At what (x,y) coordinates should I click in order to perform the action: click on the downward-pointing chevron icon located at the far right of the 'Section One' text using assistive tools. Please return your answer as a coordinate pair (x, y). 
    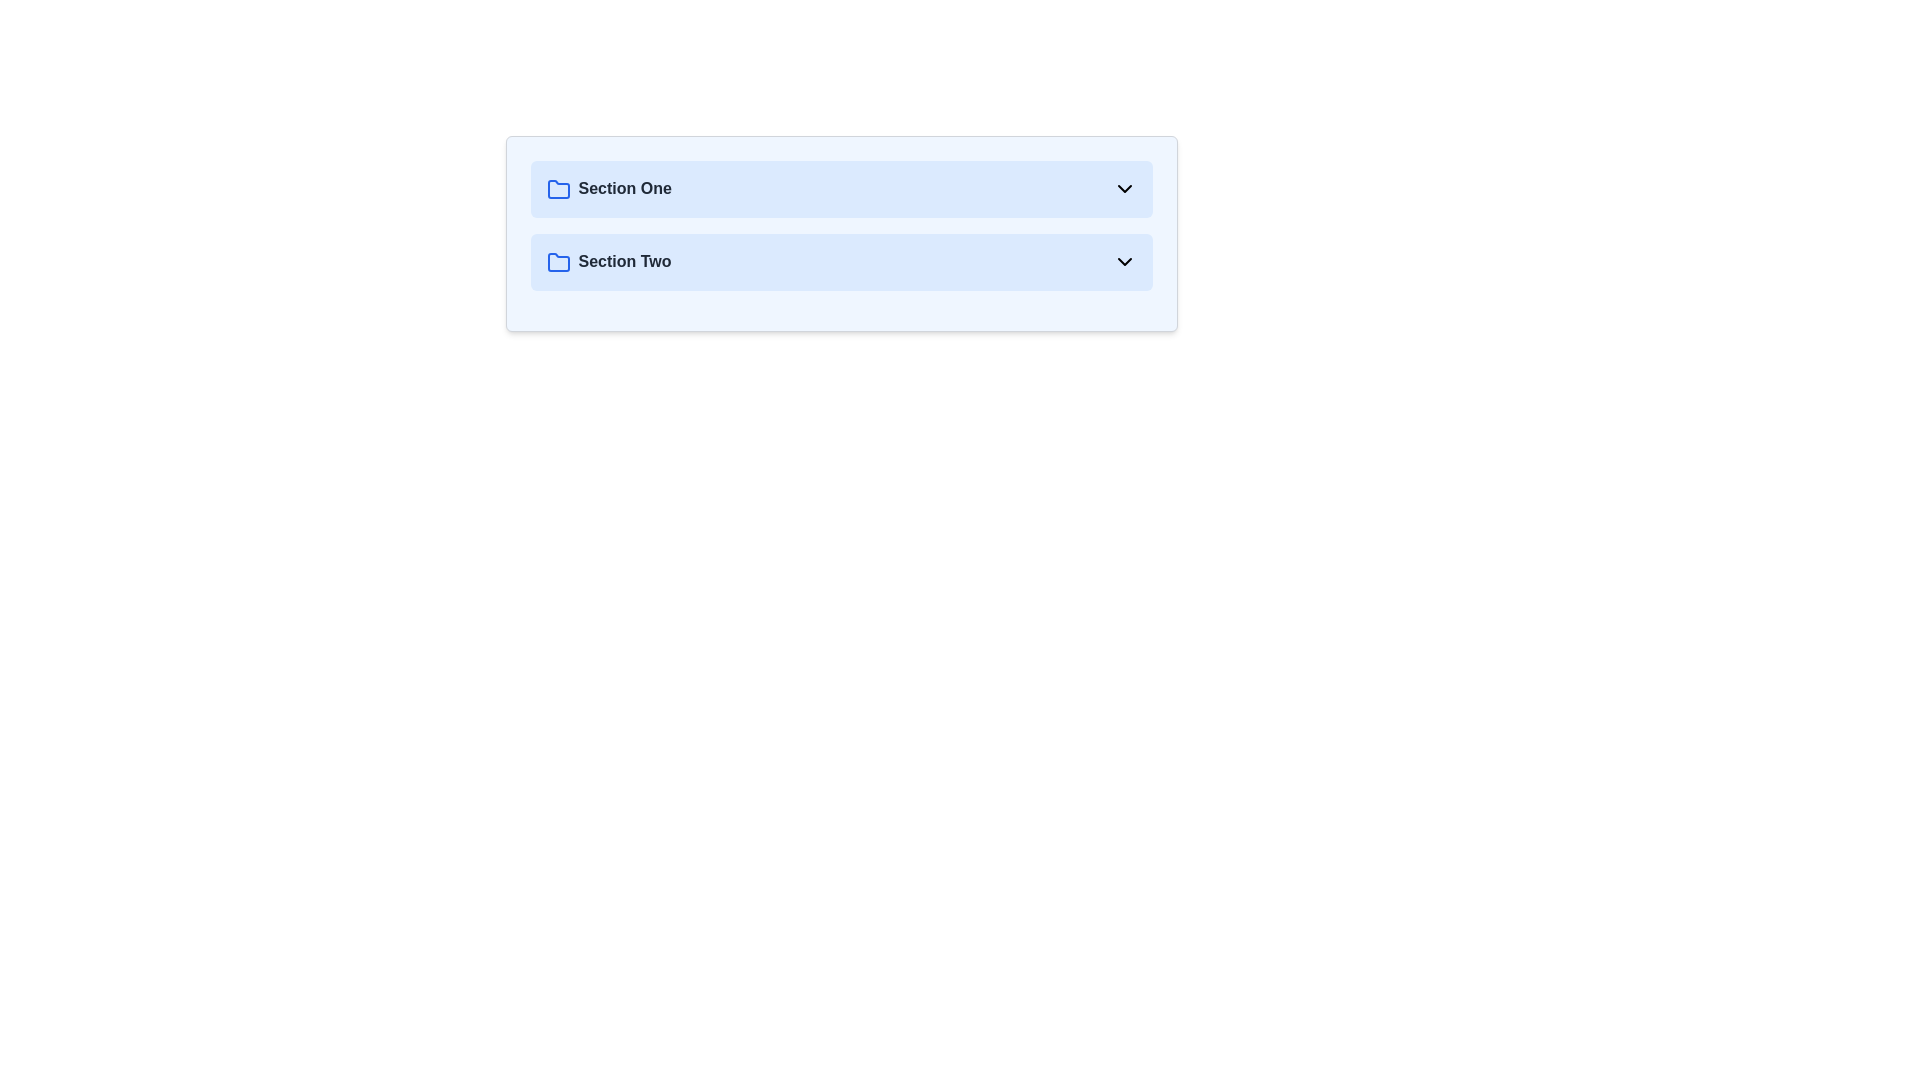
    Looking at the image, I should click on (1124, 189).